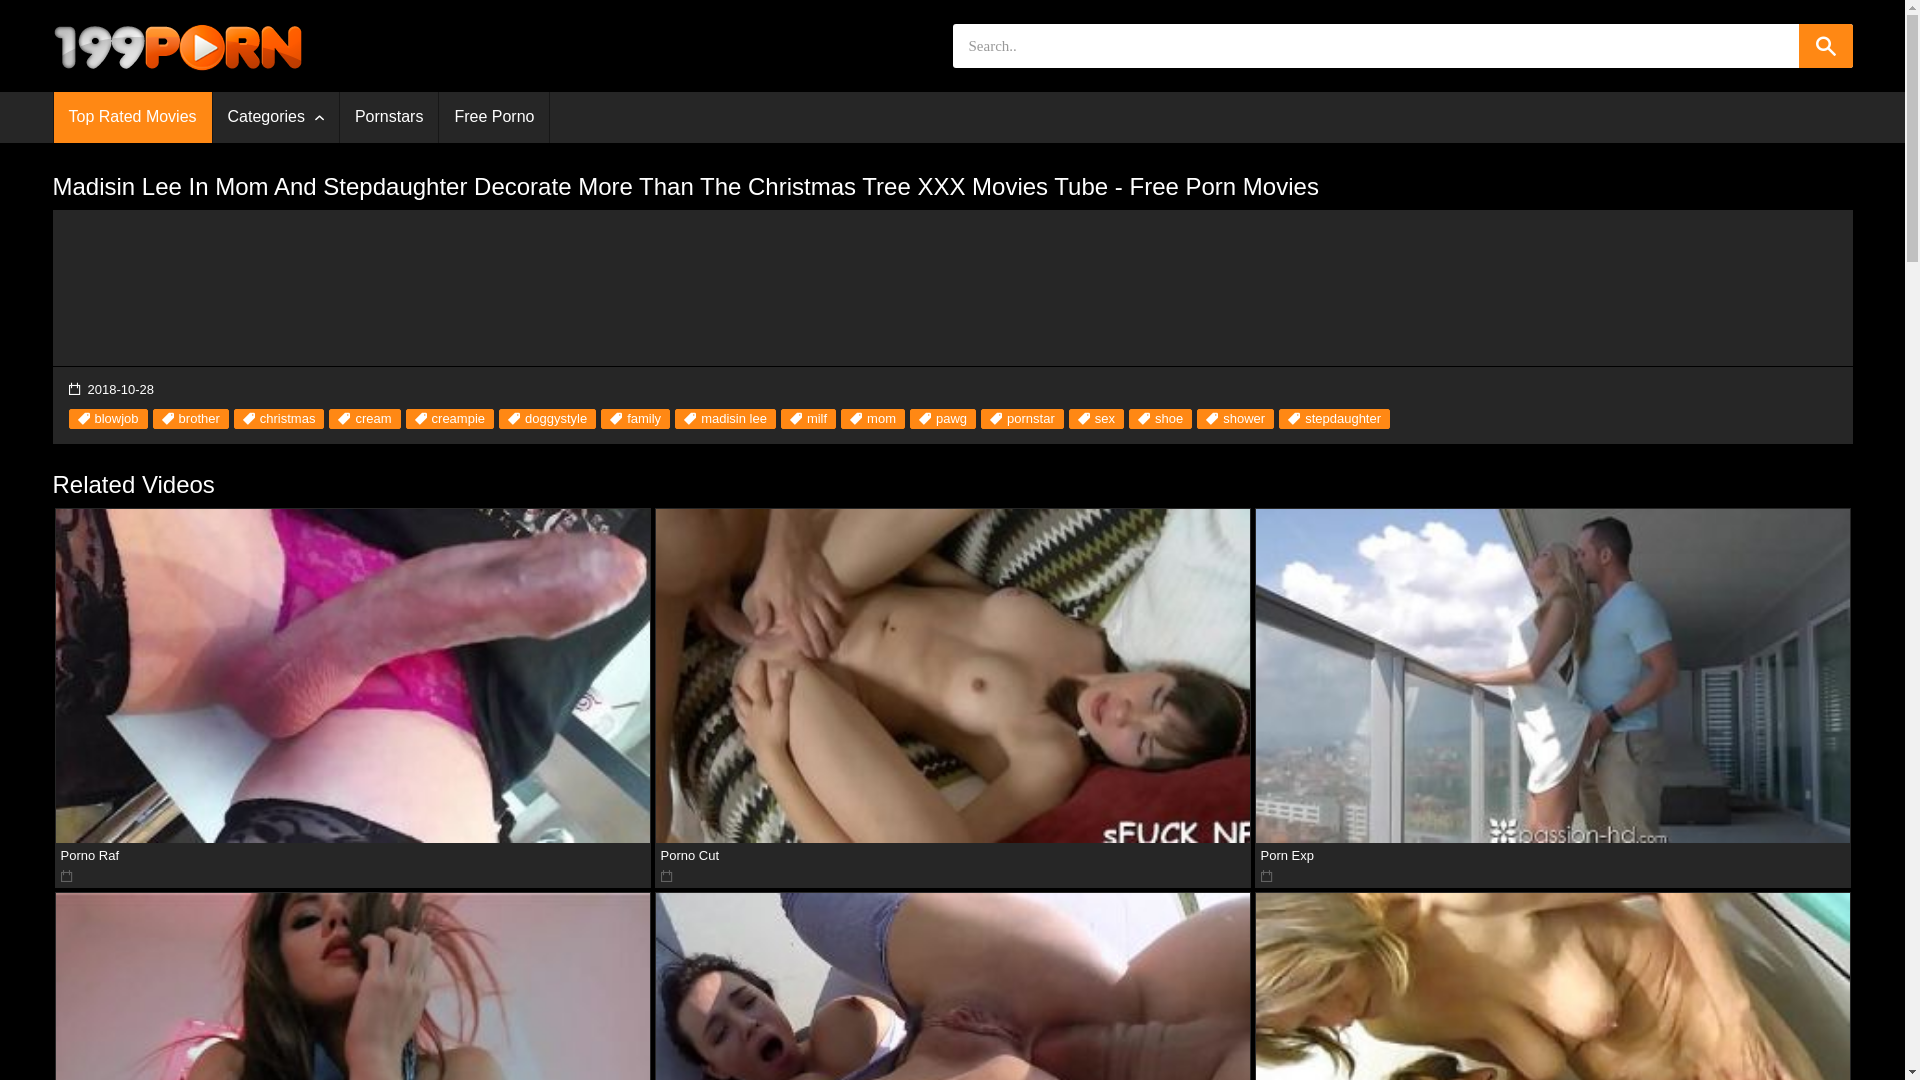  What do you see at coordinates (599, 418) in the screenshot?
I see `'family'` at bounding box center [599, 418].